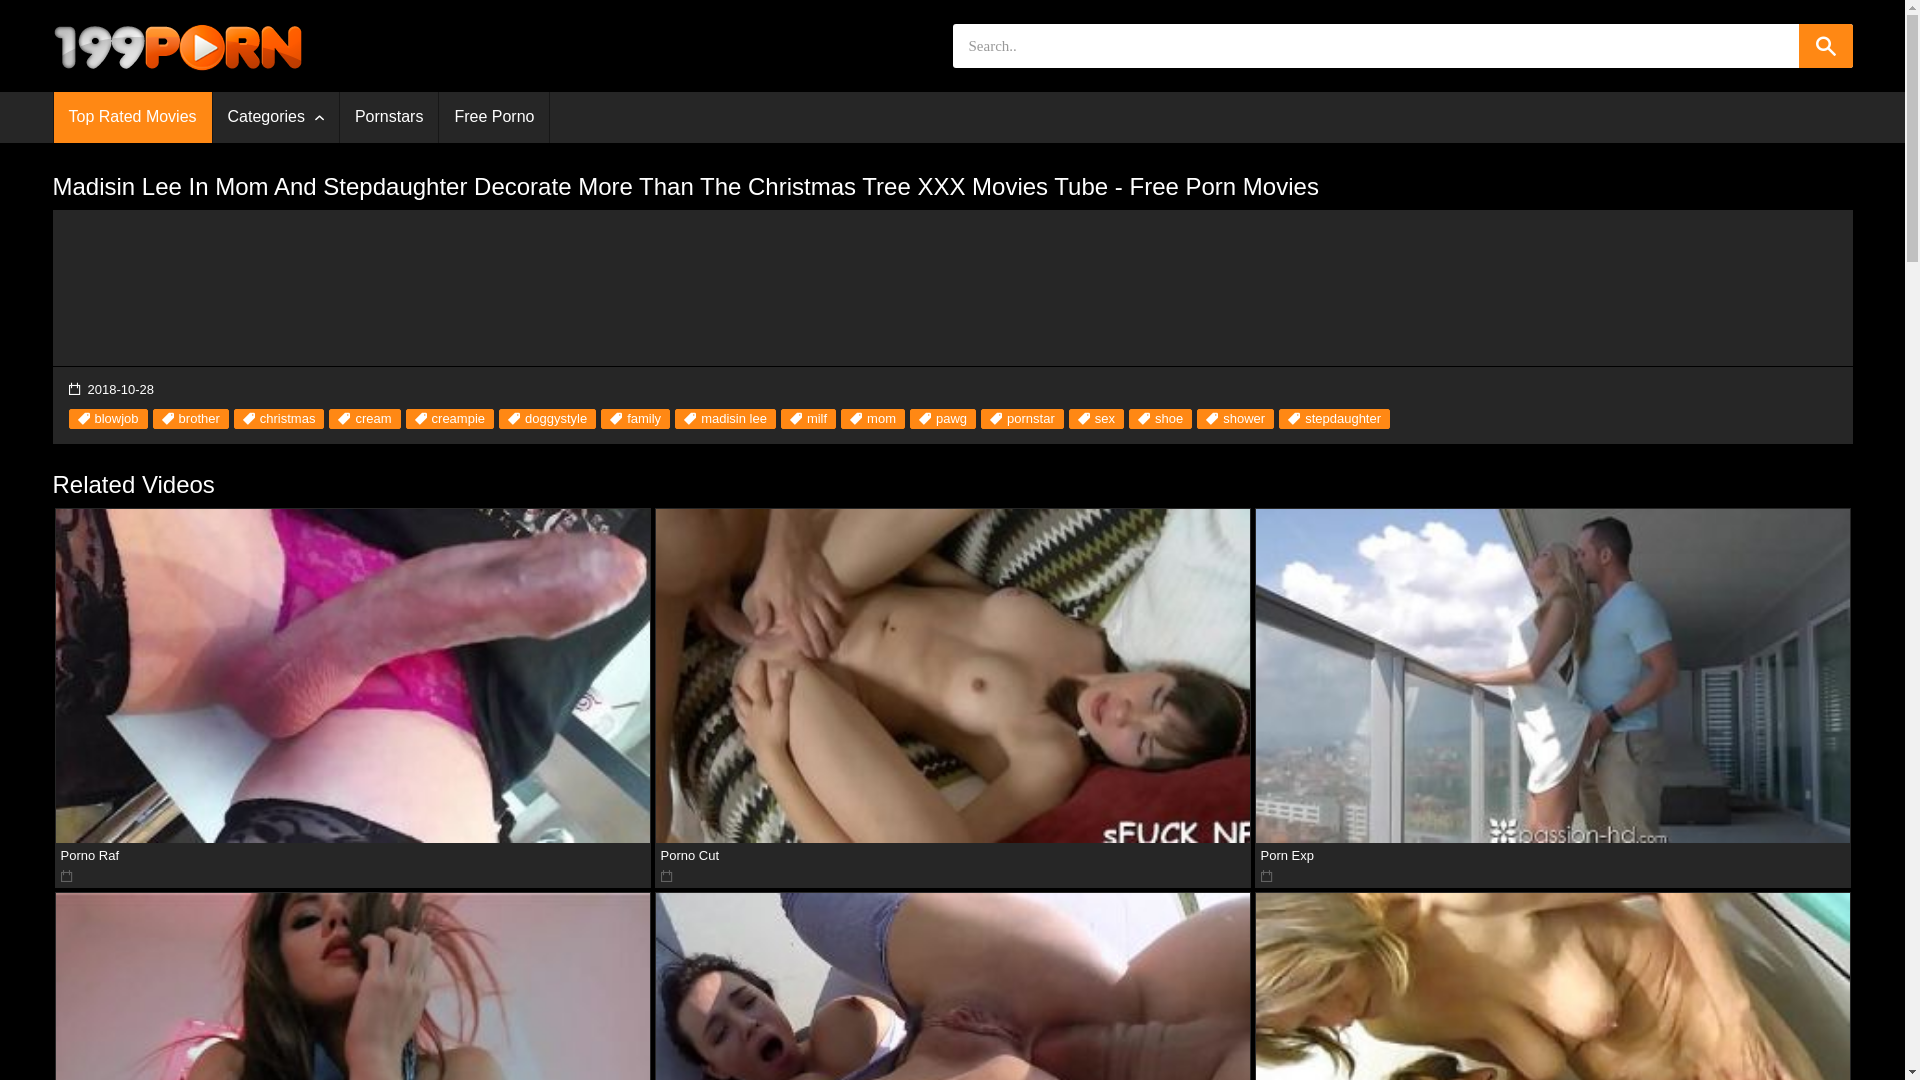  What do you see at coordinates (599, 418) in the screenshot?
I see `'family'` at bounding box center [599, 418].